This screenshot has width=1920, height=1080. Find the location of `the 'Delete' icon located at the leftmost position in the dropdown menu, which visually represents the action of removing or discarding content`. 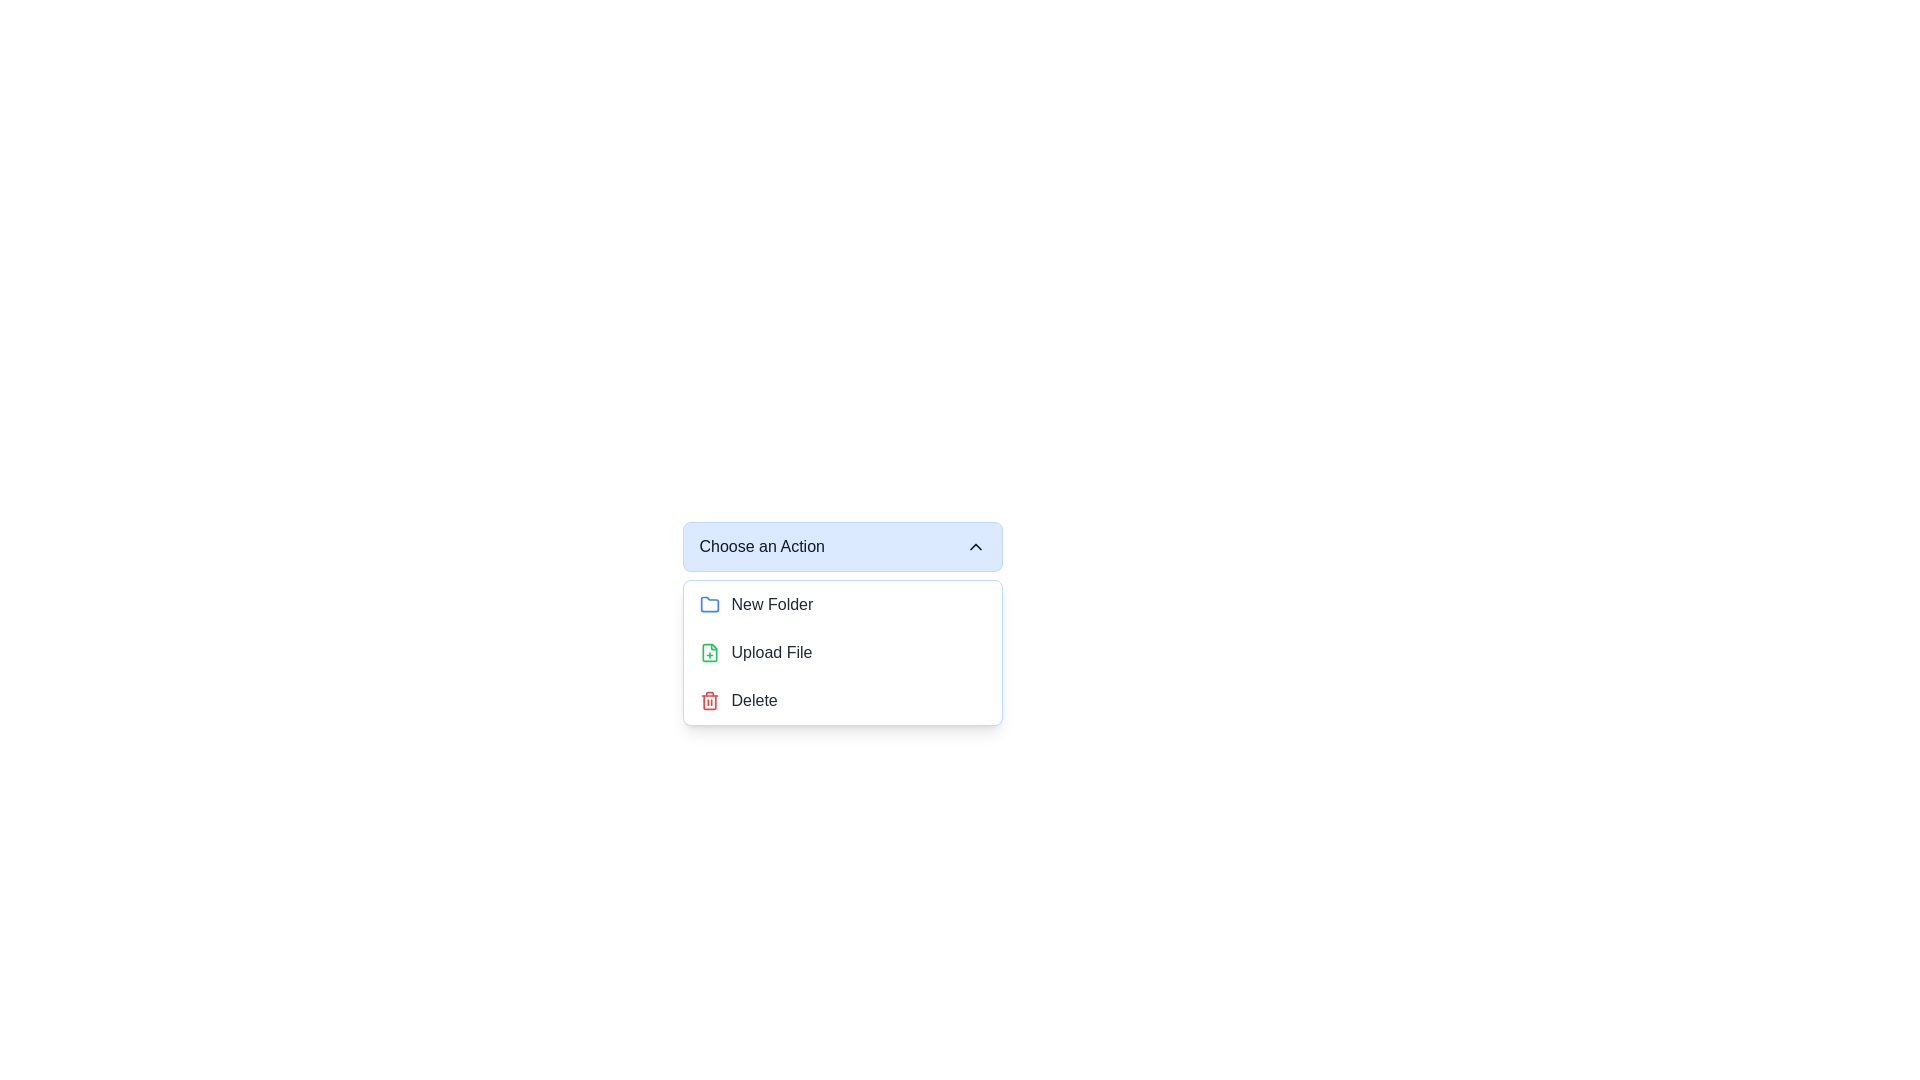

the 'Delete' icon located at the leftmost position in the dropdown menu, which visually represents the action of removing or discarding content is located at coordinates (709, 700).